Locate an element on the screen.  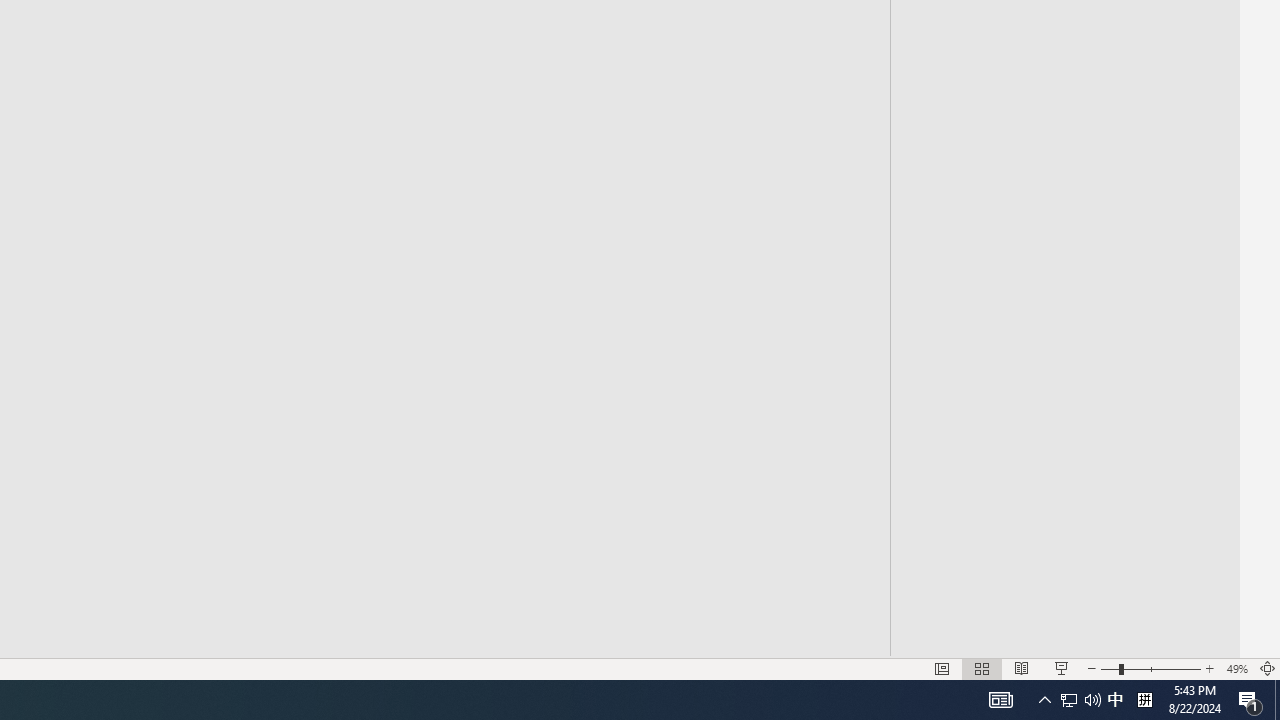
'Zoom 49%' is located at coordinates (1236, 669).